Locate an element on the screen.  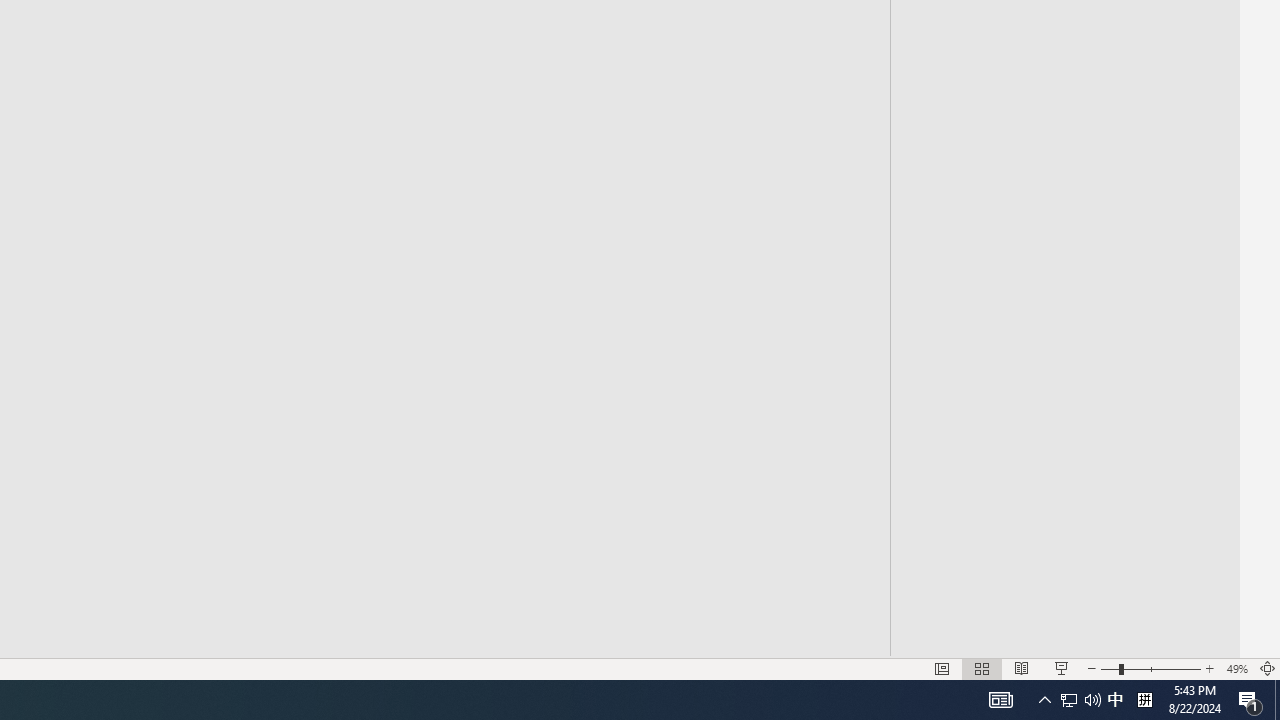
'Zoom 49%' is located at coordinates (1236, 669).